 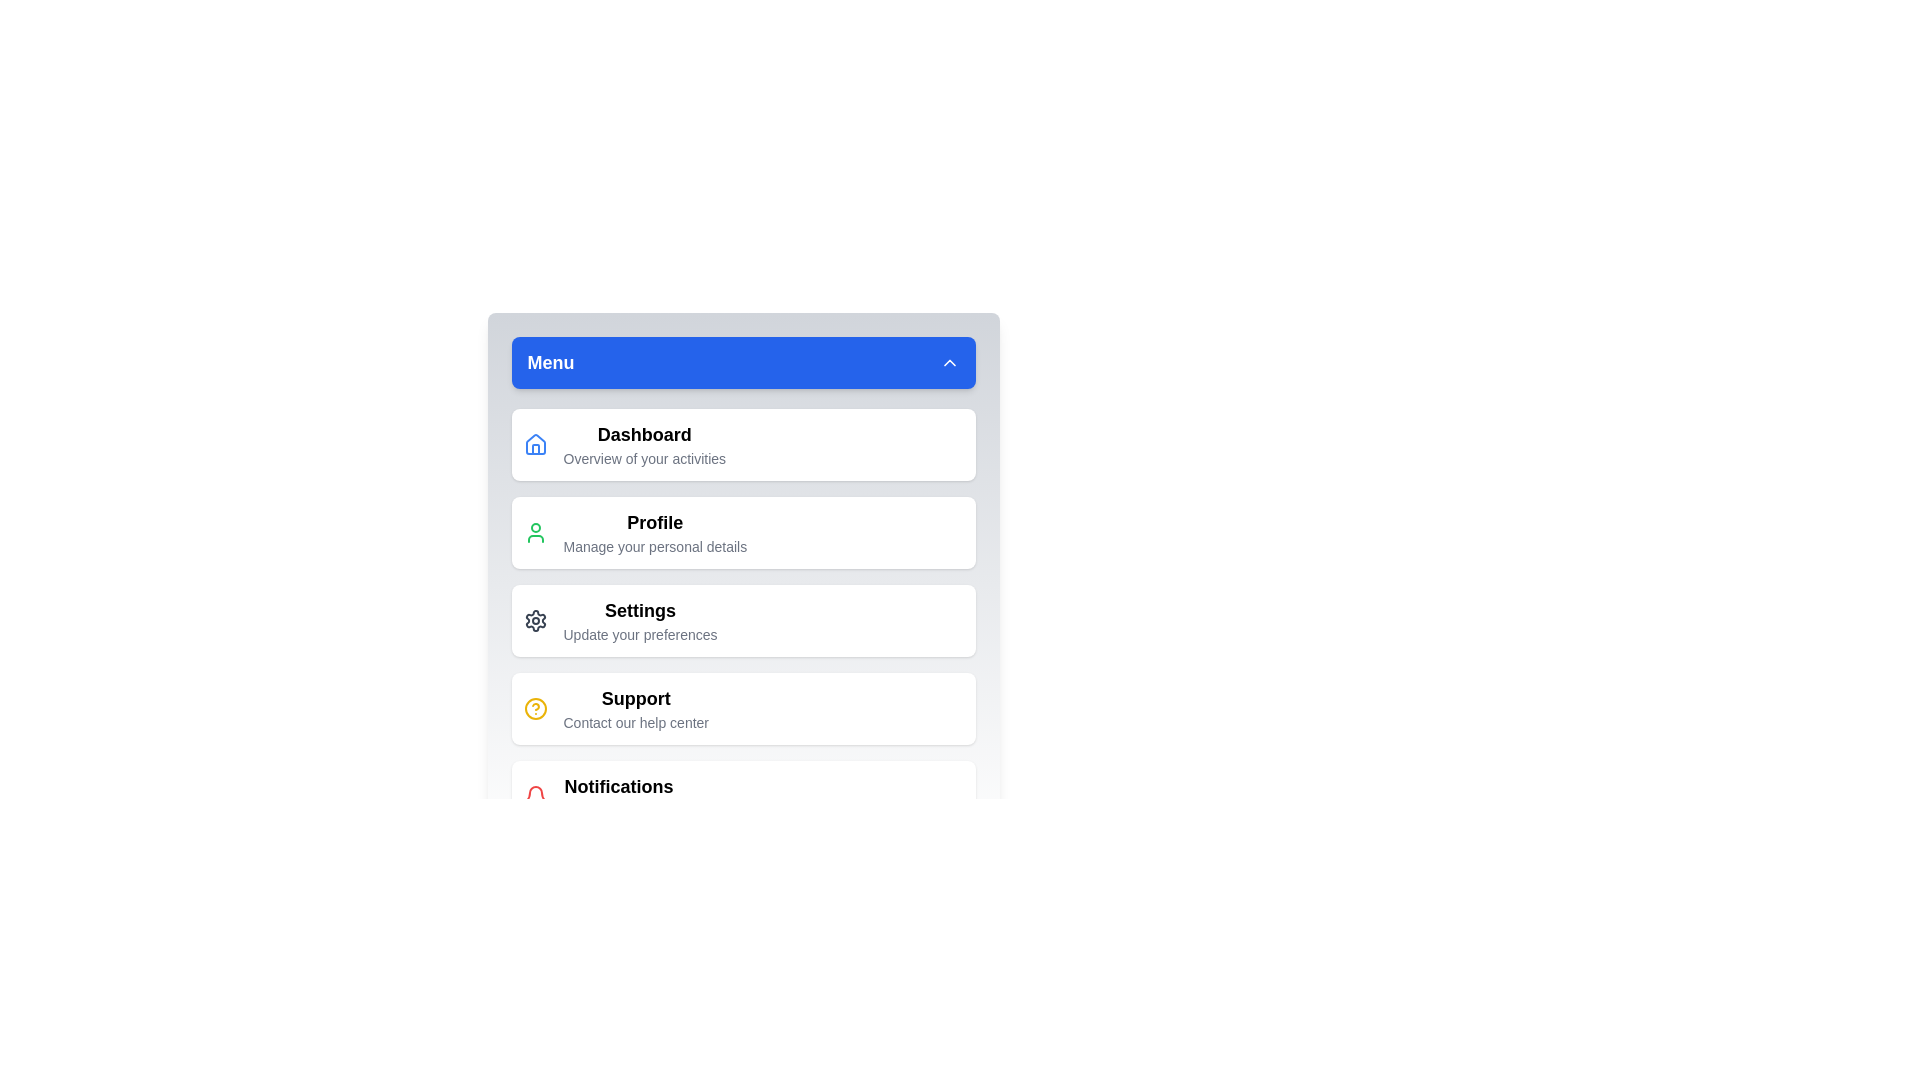 I want to click on the bolded 'Support' header label which is centrally aligned and located above the 'Contact our help center' text, so click(x=635, y=697).